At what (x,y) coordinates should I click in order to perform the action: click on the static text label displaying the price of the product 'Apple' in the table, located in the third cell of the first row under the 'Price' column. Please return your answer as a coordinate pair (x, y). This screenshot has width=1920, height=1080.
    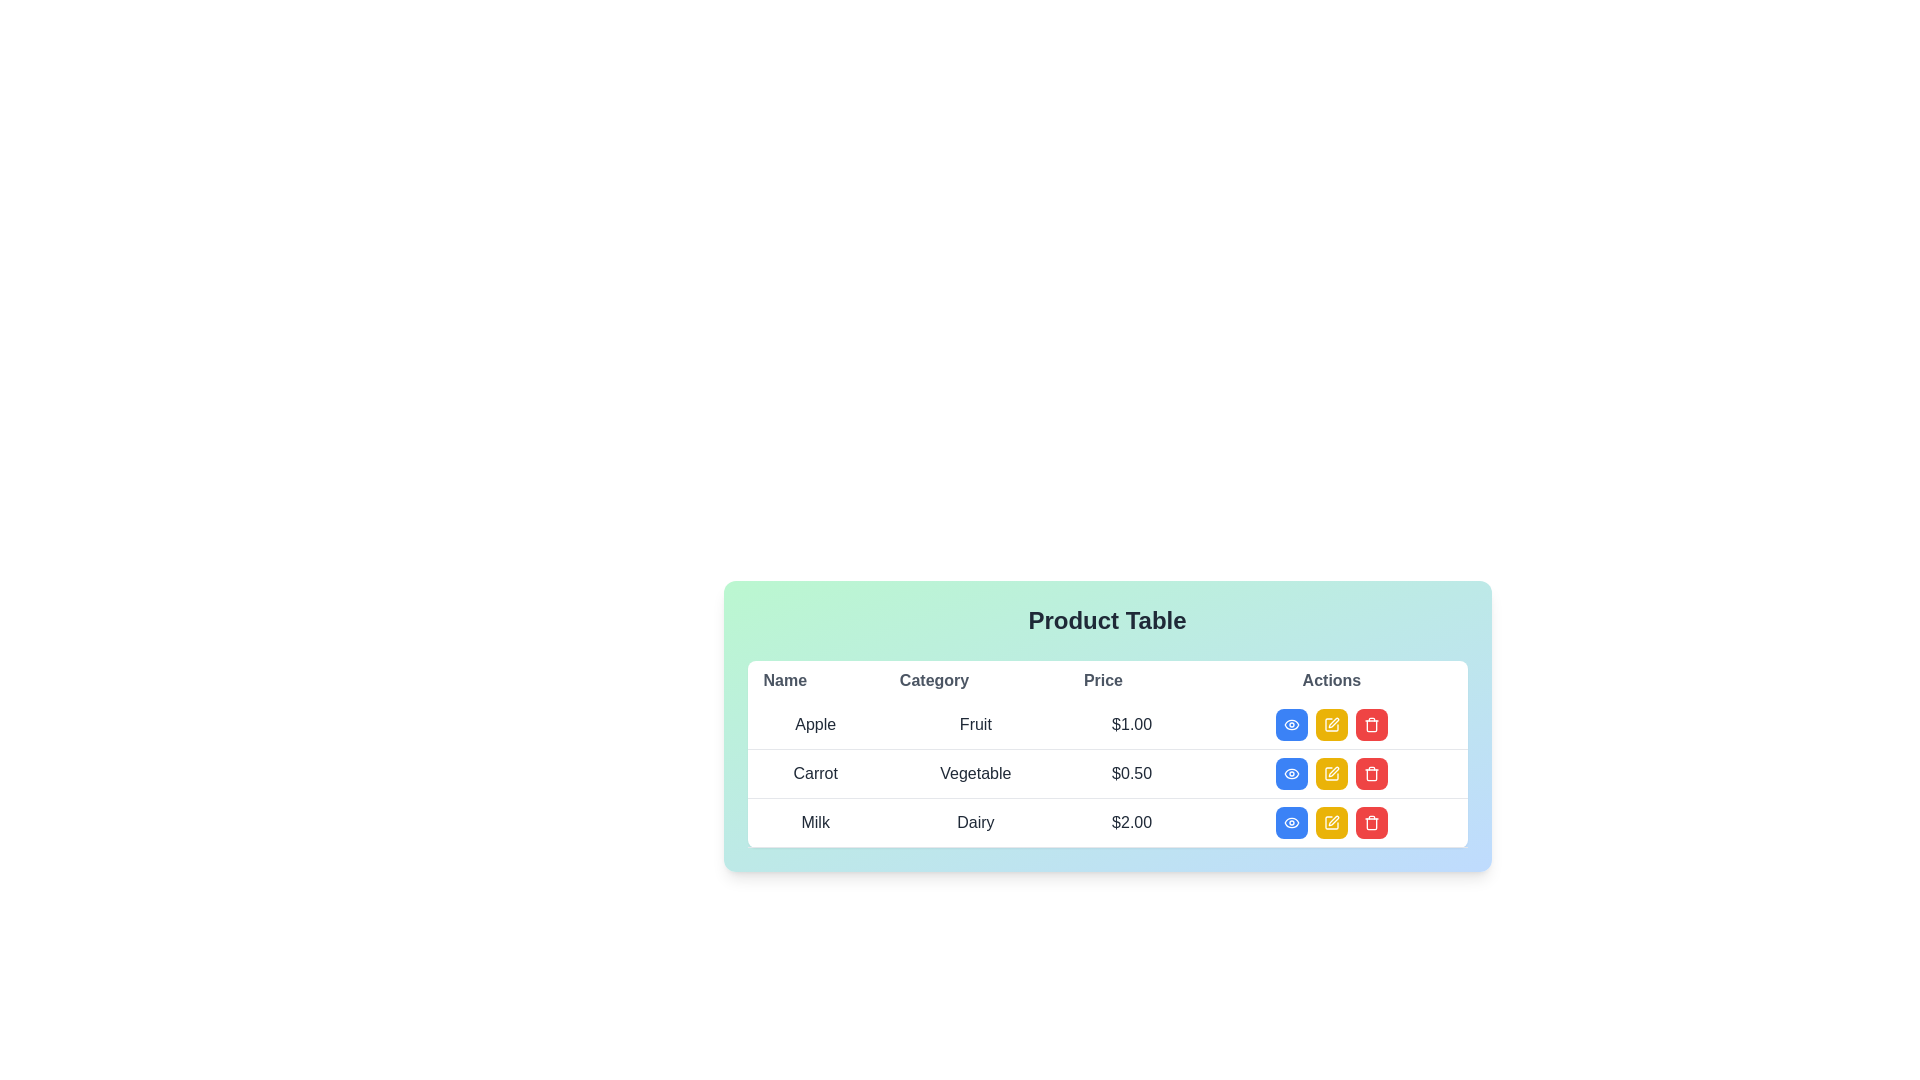
    Looking at the image, I should click on (1132, 725).